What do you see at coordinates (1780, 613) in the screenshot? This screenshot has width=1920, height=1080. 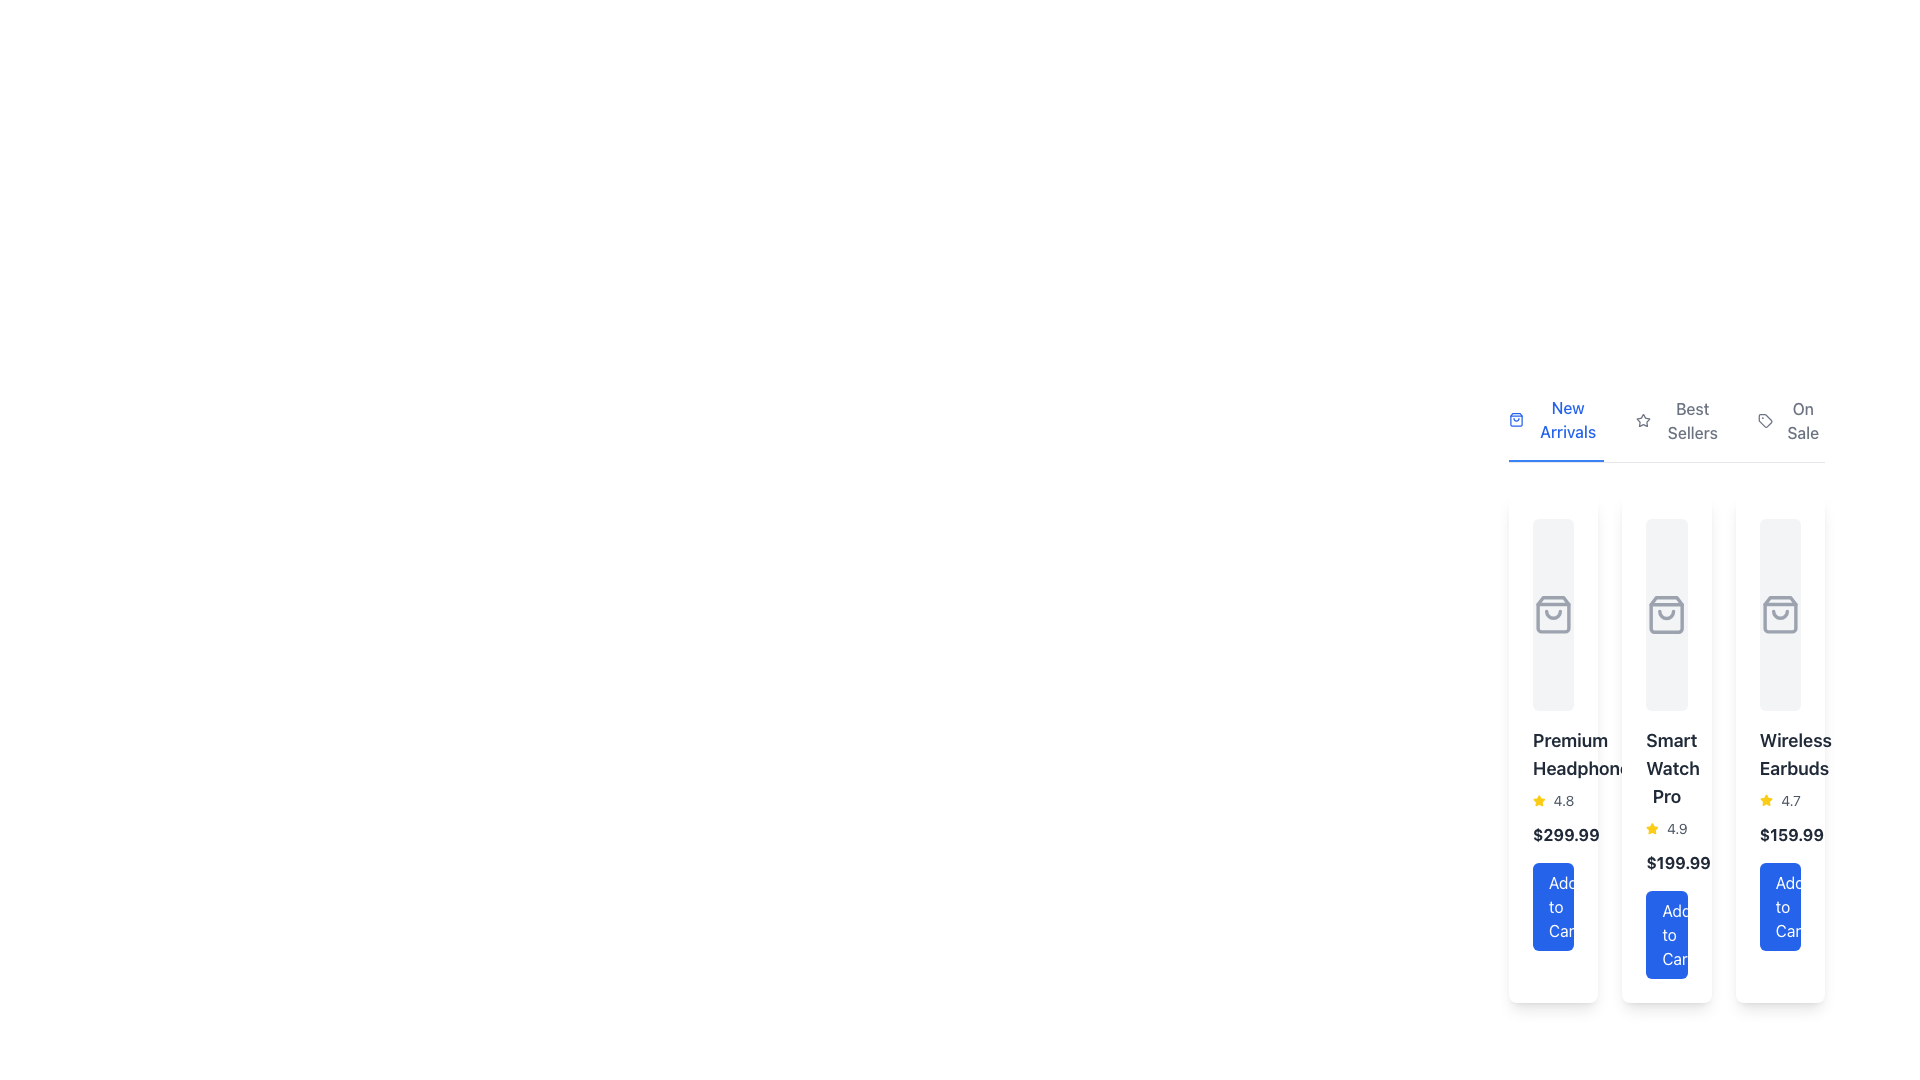 I see `the product icon representing 'Wireless Earbuds' in the third product card under the 'New Arrivals' section` at bounding box center [1780, 613].